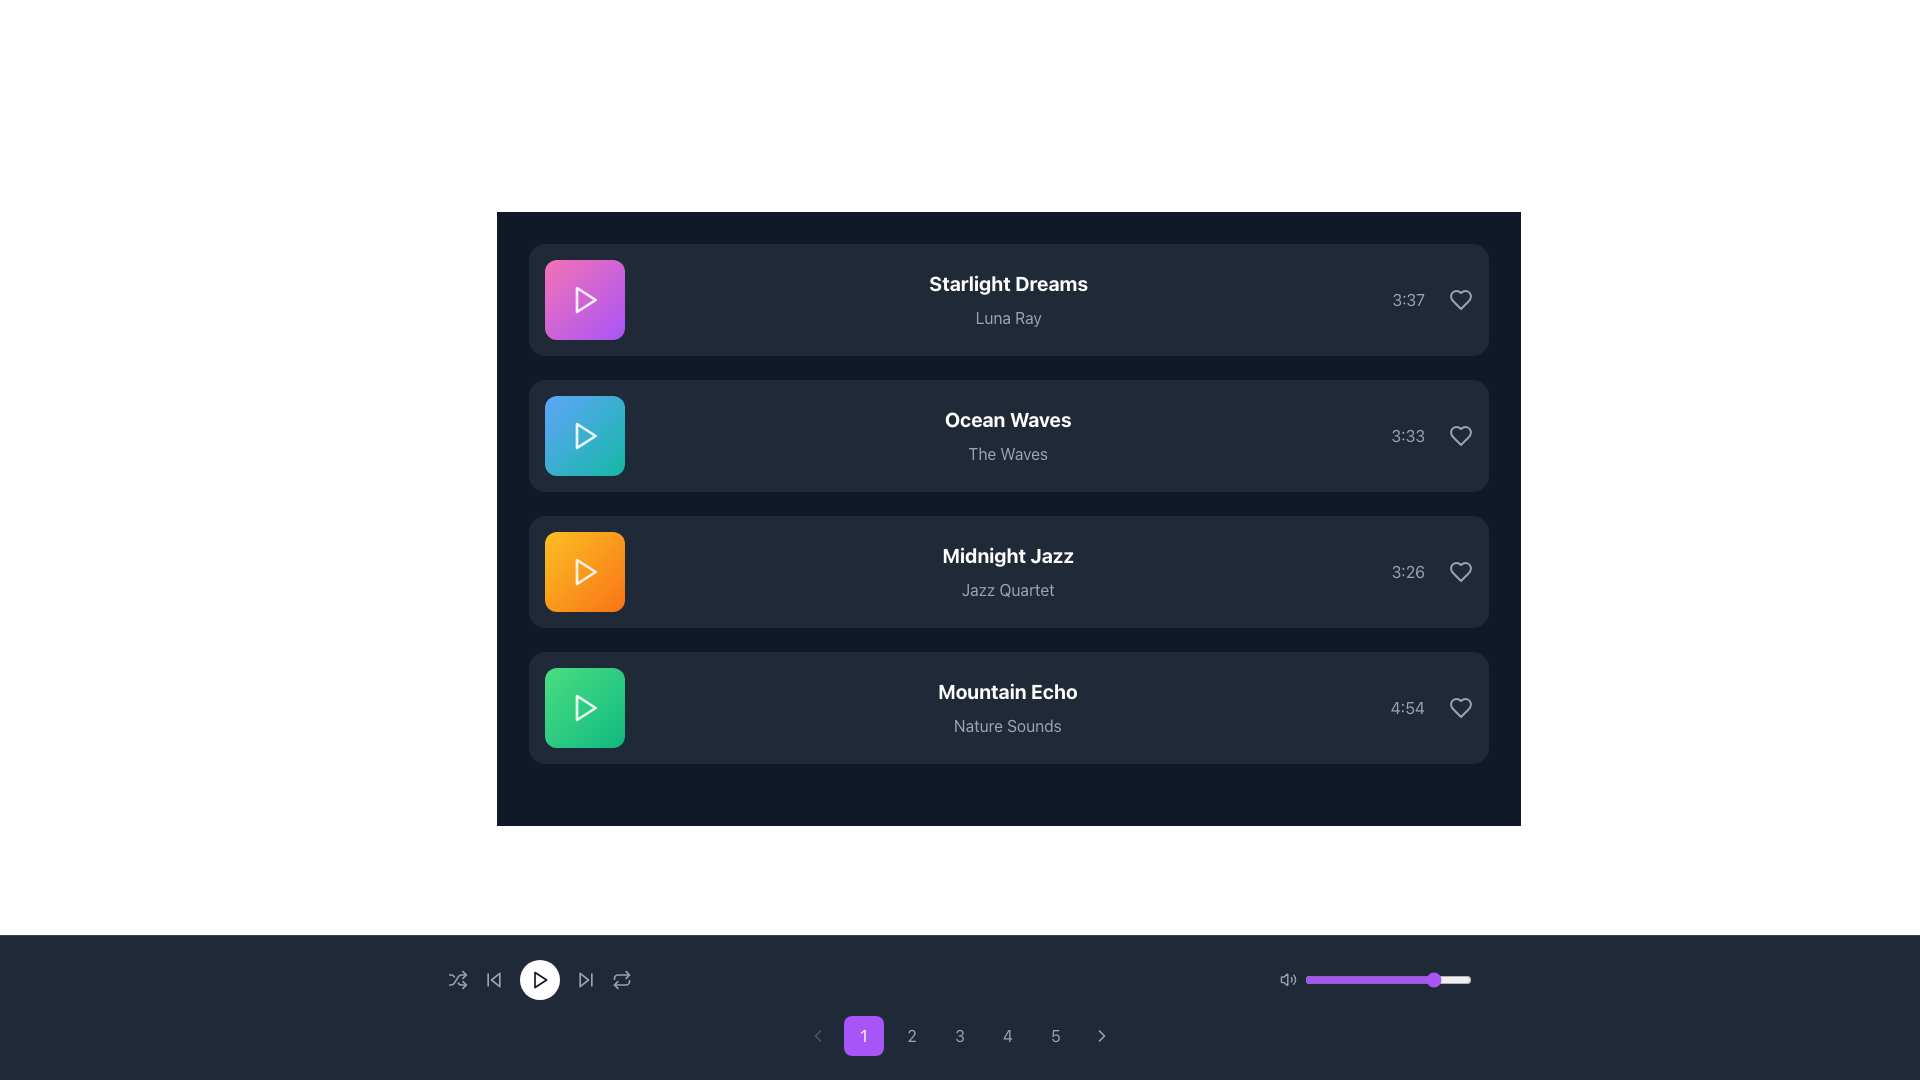 The width and height of the screenshot is (1920, 1080). What do you see at coordinates (1345, 978) in the screenshot?
I see `the slider value` at bounding box center [1345, 978].